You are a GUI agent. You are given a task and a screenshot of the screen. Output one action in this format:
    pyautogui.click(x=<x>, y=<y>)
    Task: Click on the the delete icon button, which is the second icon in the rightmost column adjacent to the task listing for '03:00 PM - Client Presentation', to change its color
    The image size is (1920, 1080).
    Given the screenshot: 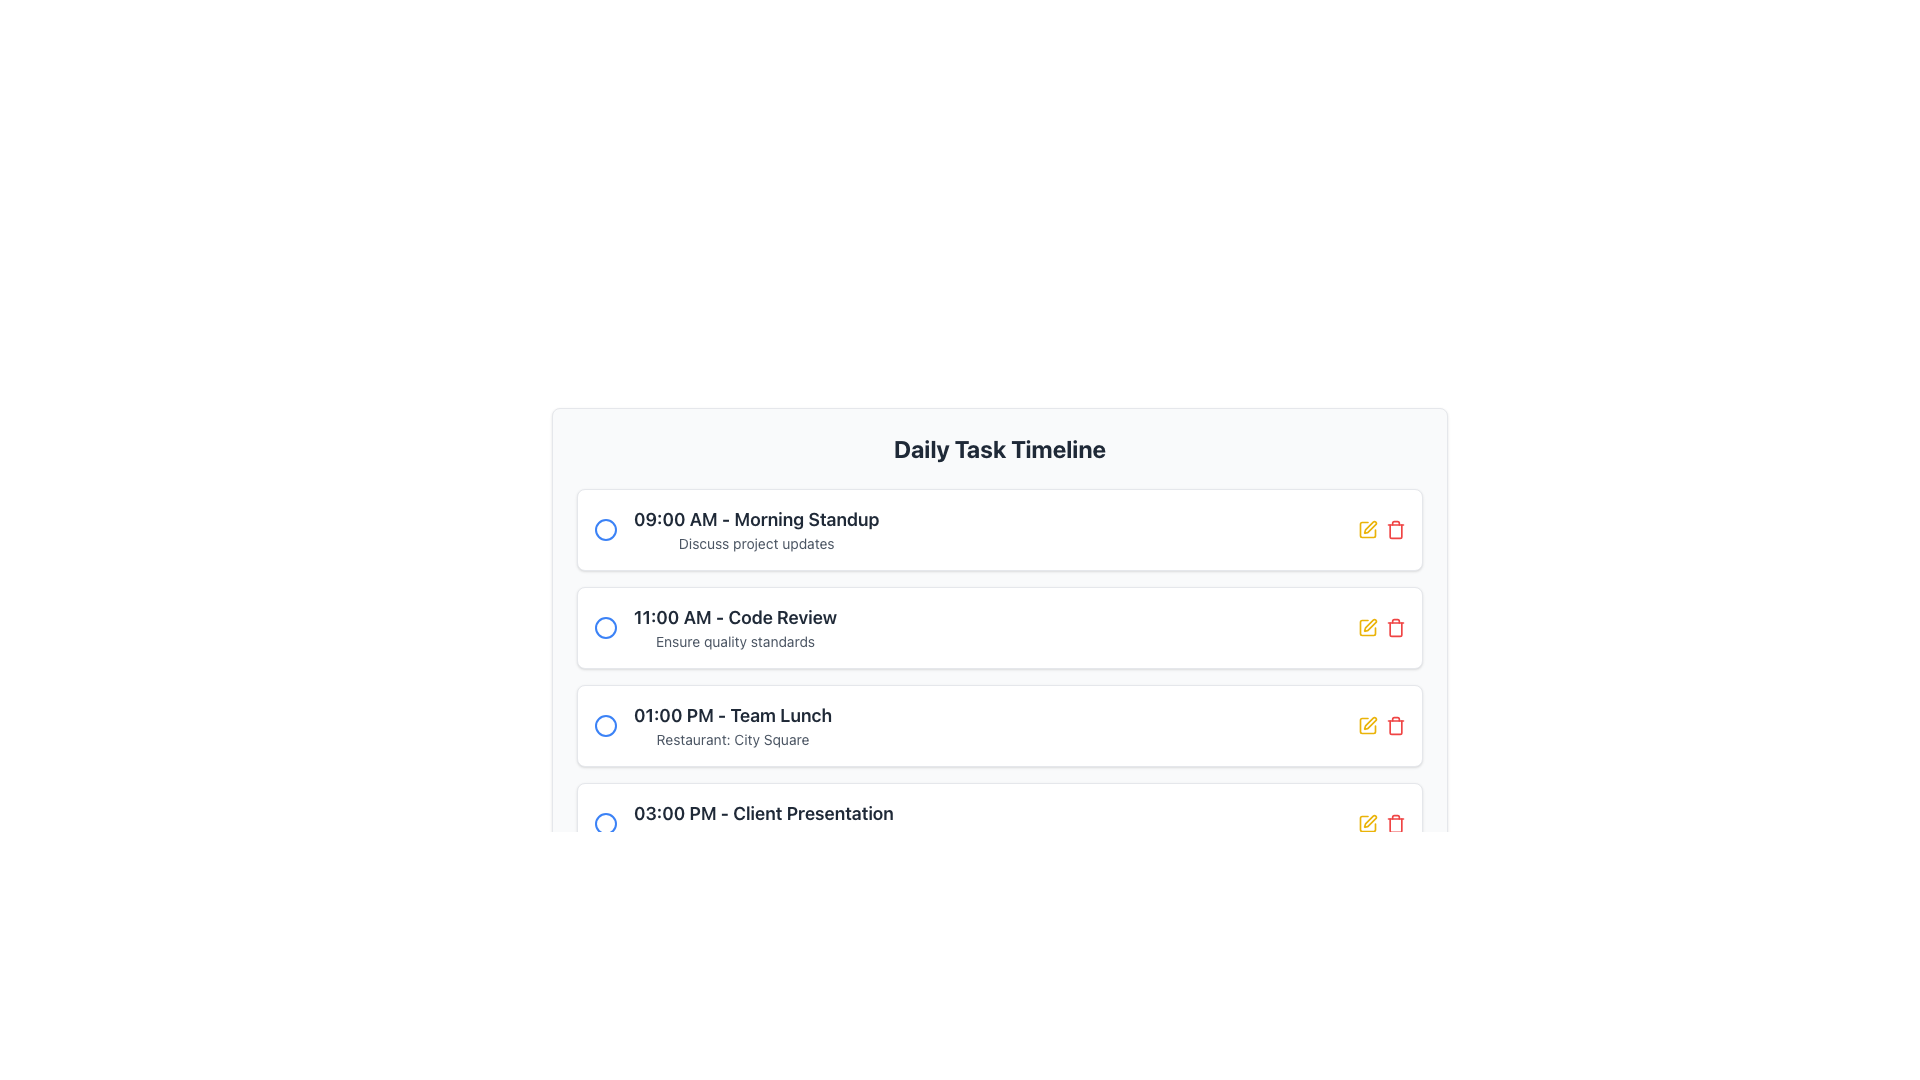 What is the action you would take?
    pyautogui.click(x=1395, y=824)
    